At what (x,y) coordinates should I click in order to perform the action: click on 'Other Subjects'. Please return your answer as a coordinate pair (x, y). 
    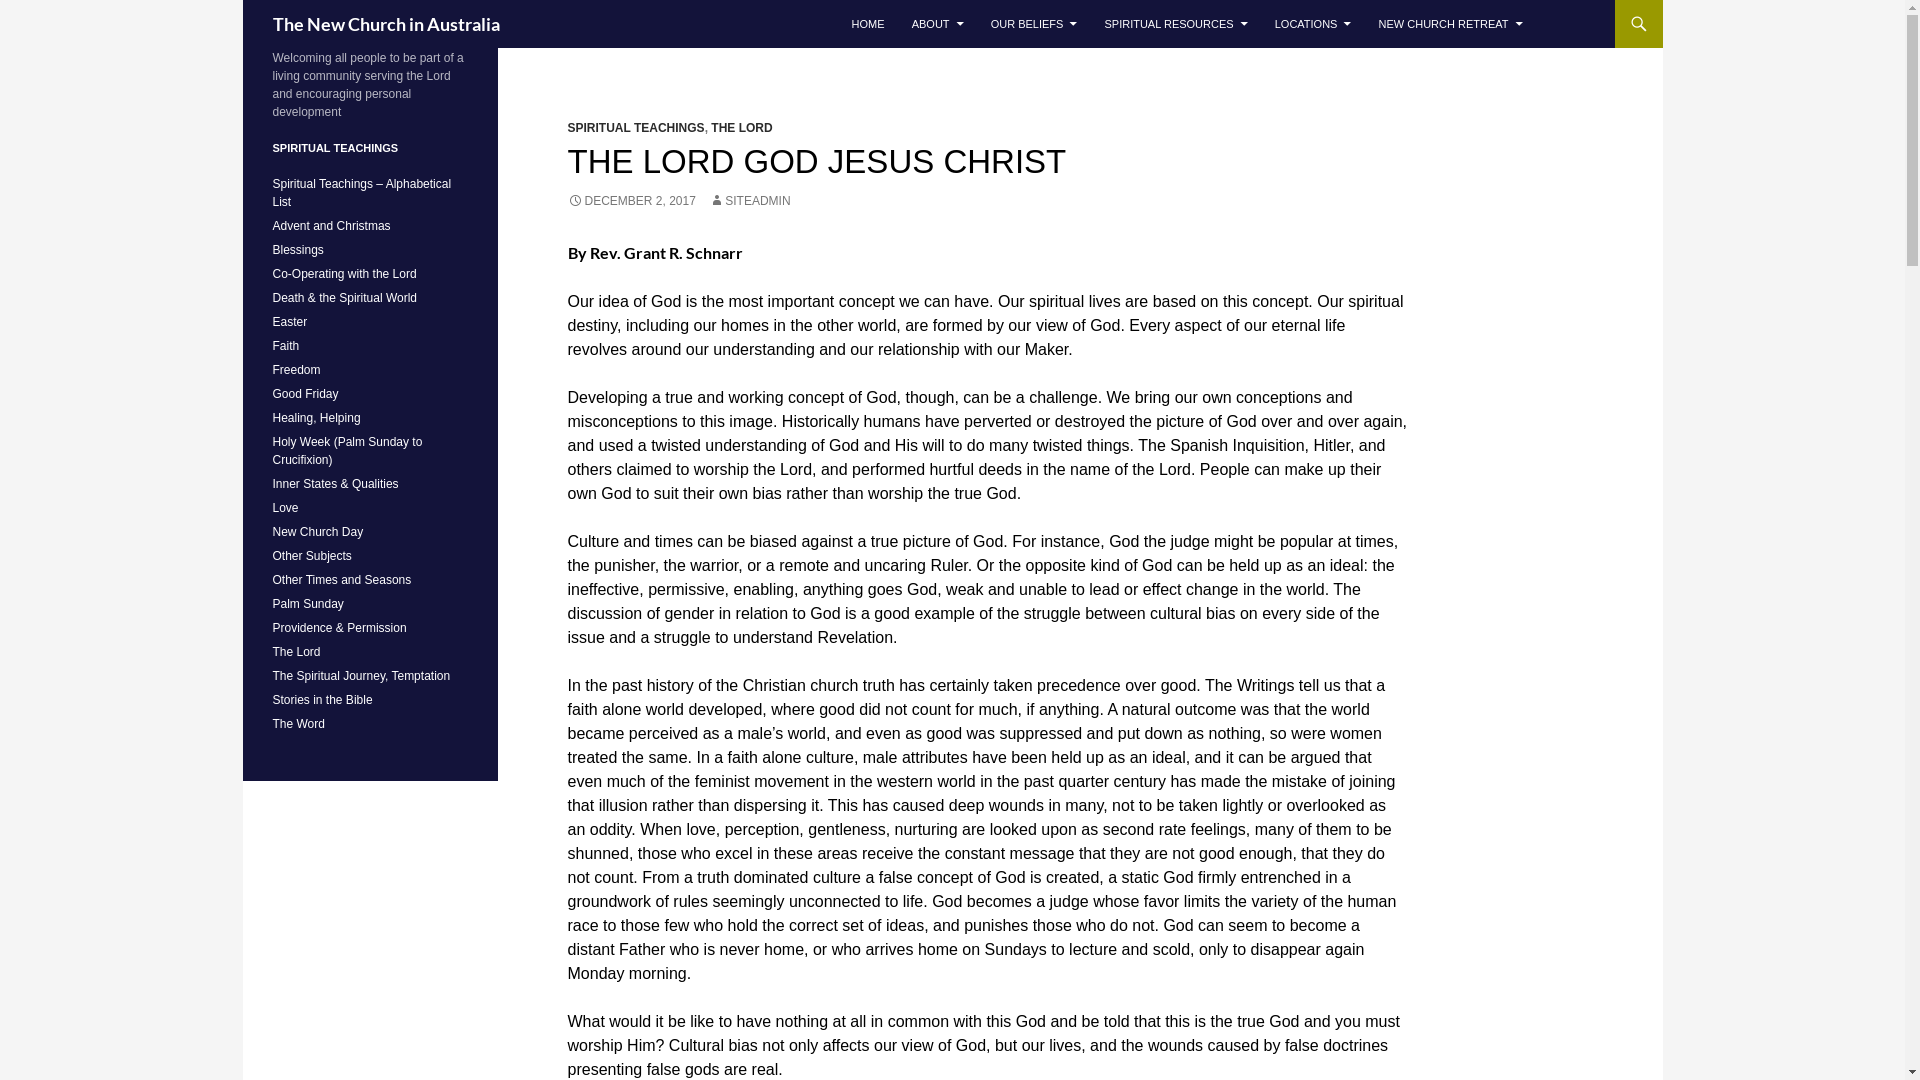
    Looking at the image, I should click on (271, 555).